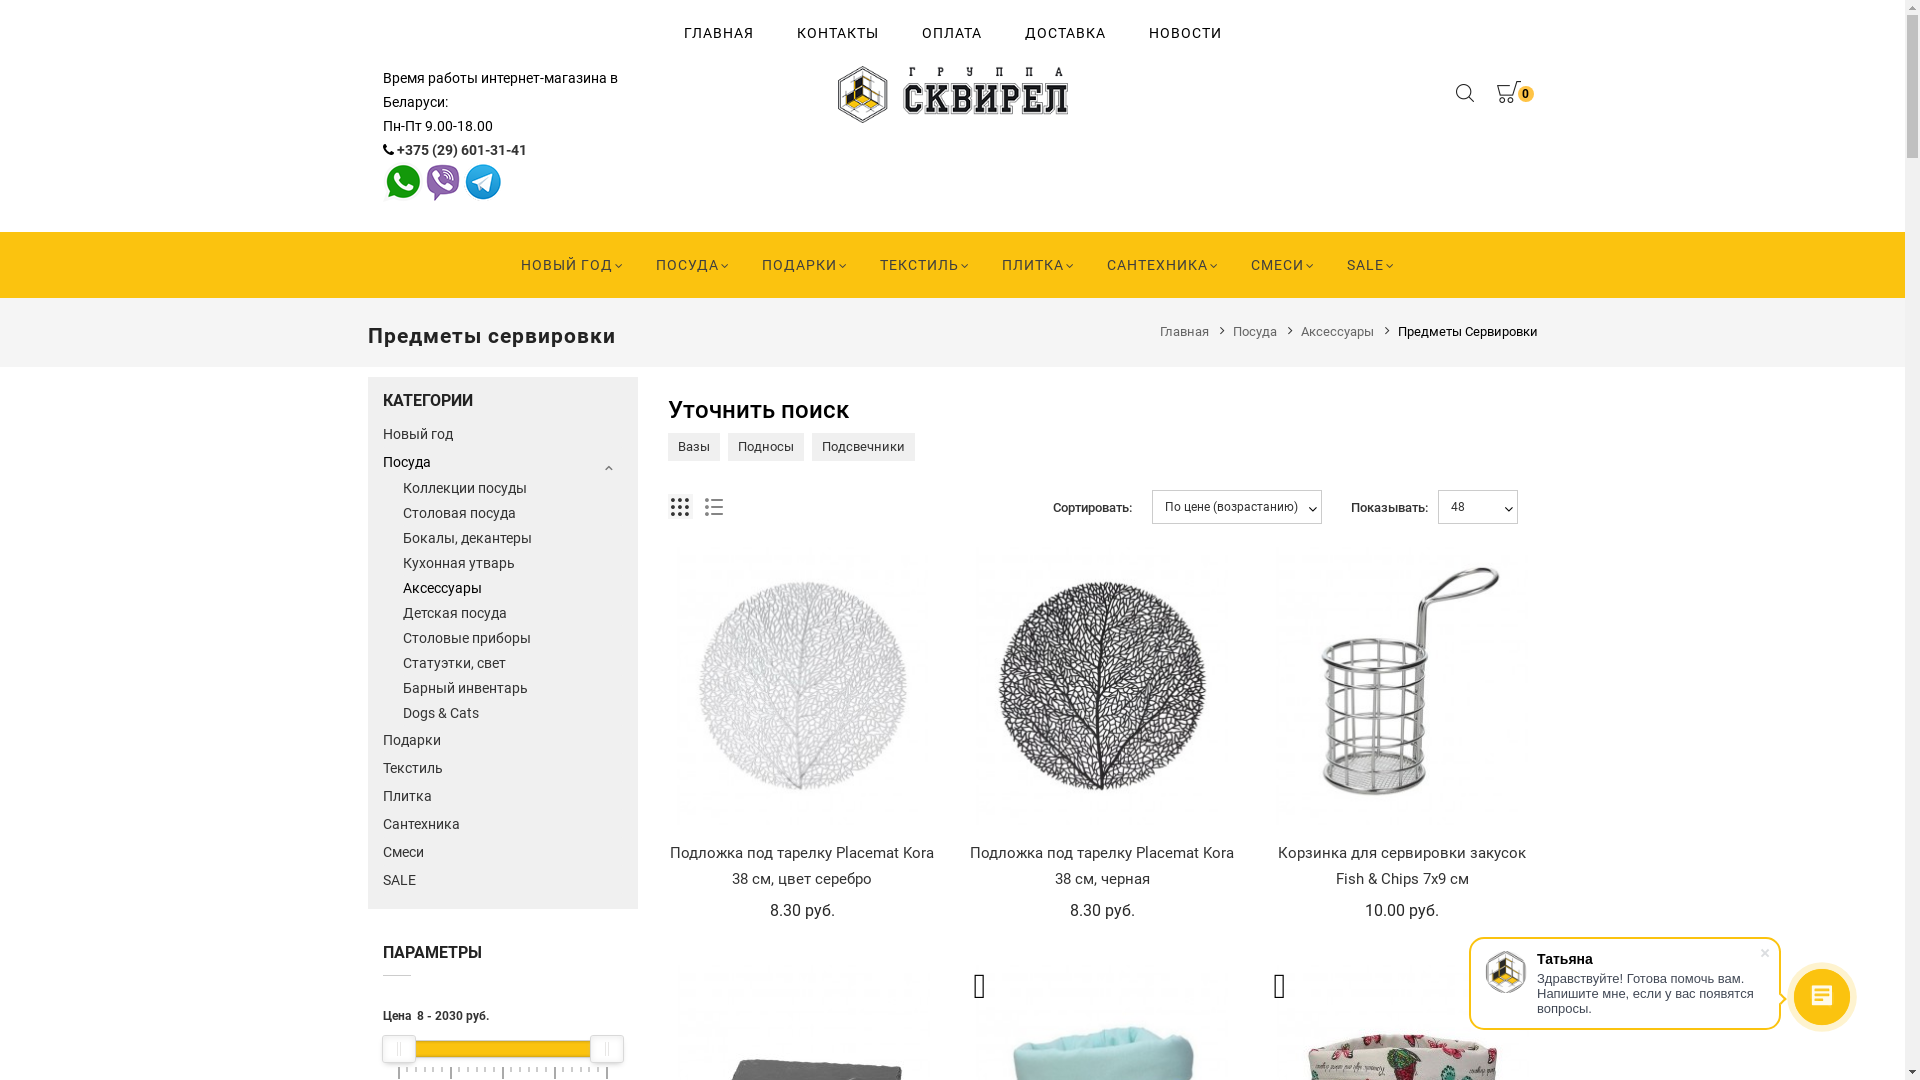  I want to click on '0', so click(1507, 95).